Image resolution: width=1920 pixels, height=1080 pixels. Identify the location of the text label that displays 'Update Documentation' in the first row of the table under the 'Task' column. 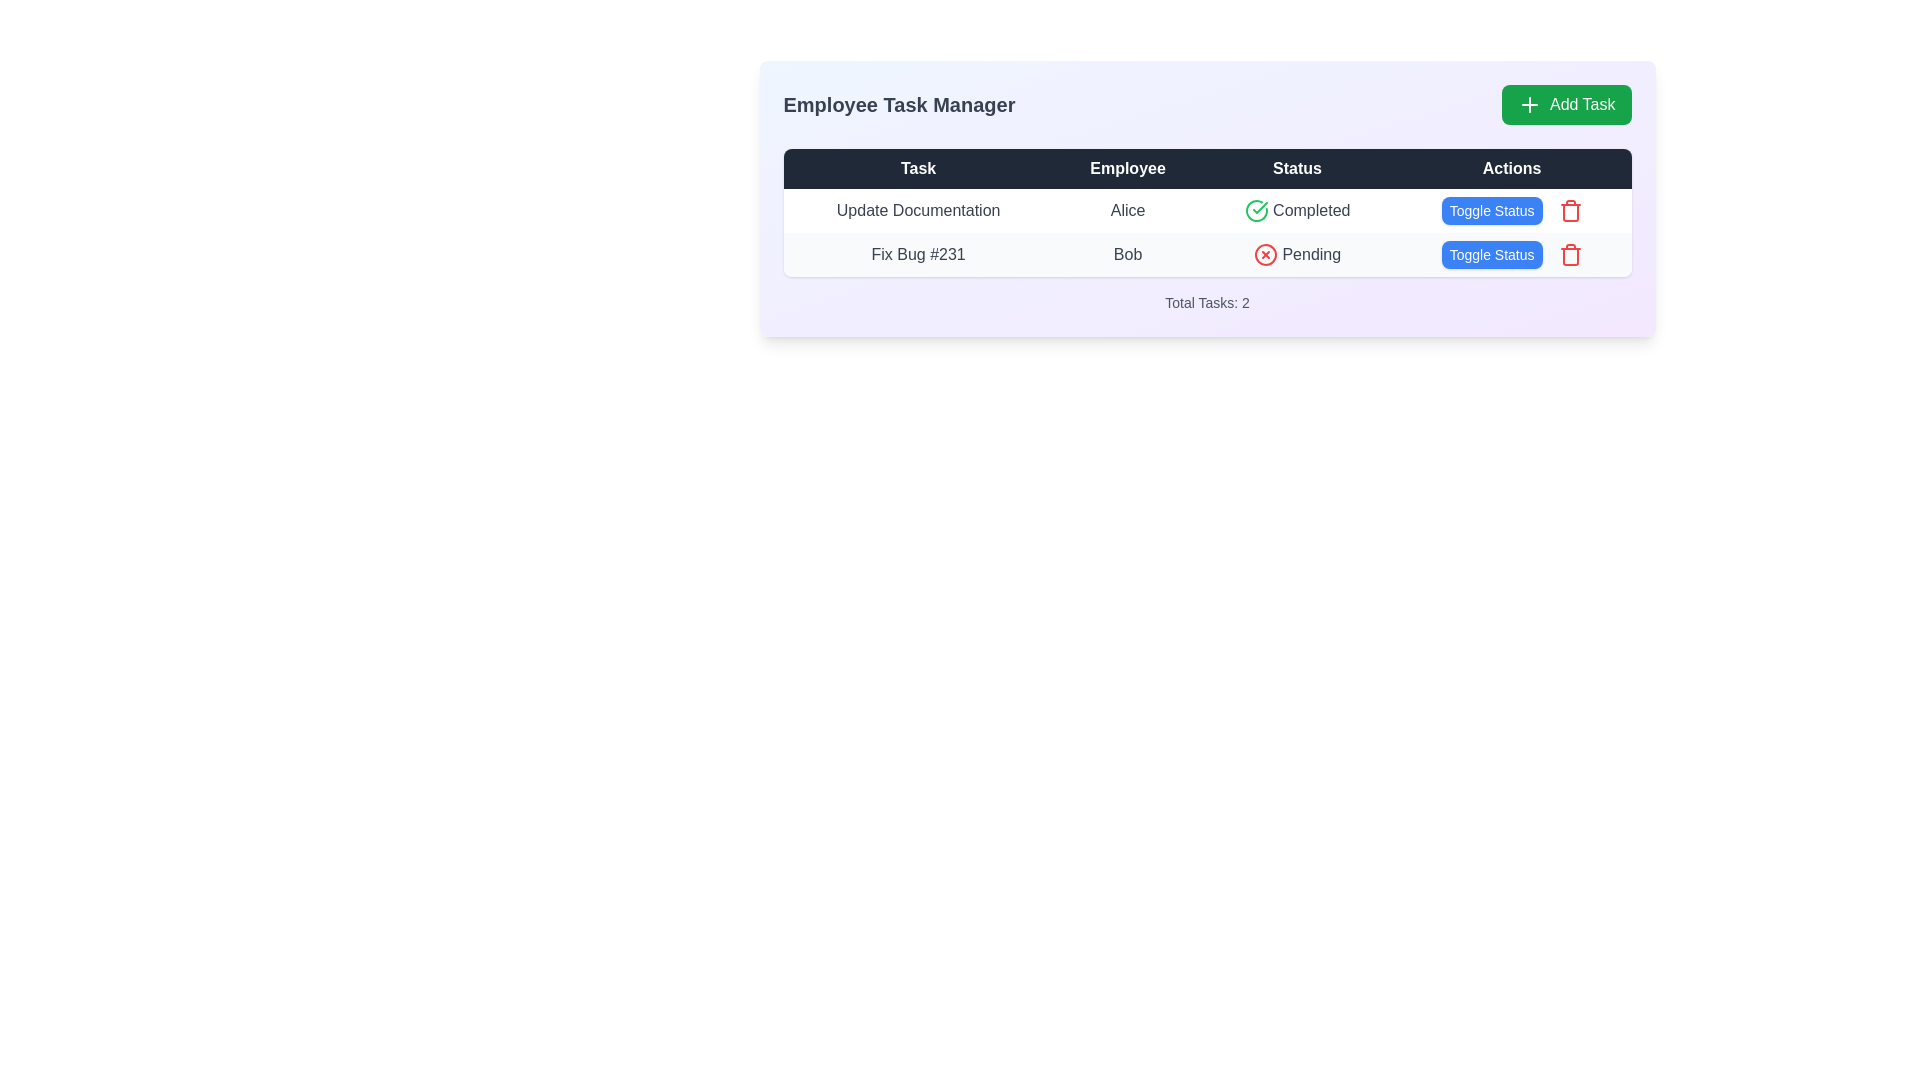
(917, 211).